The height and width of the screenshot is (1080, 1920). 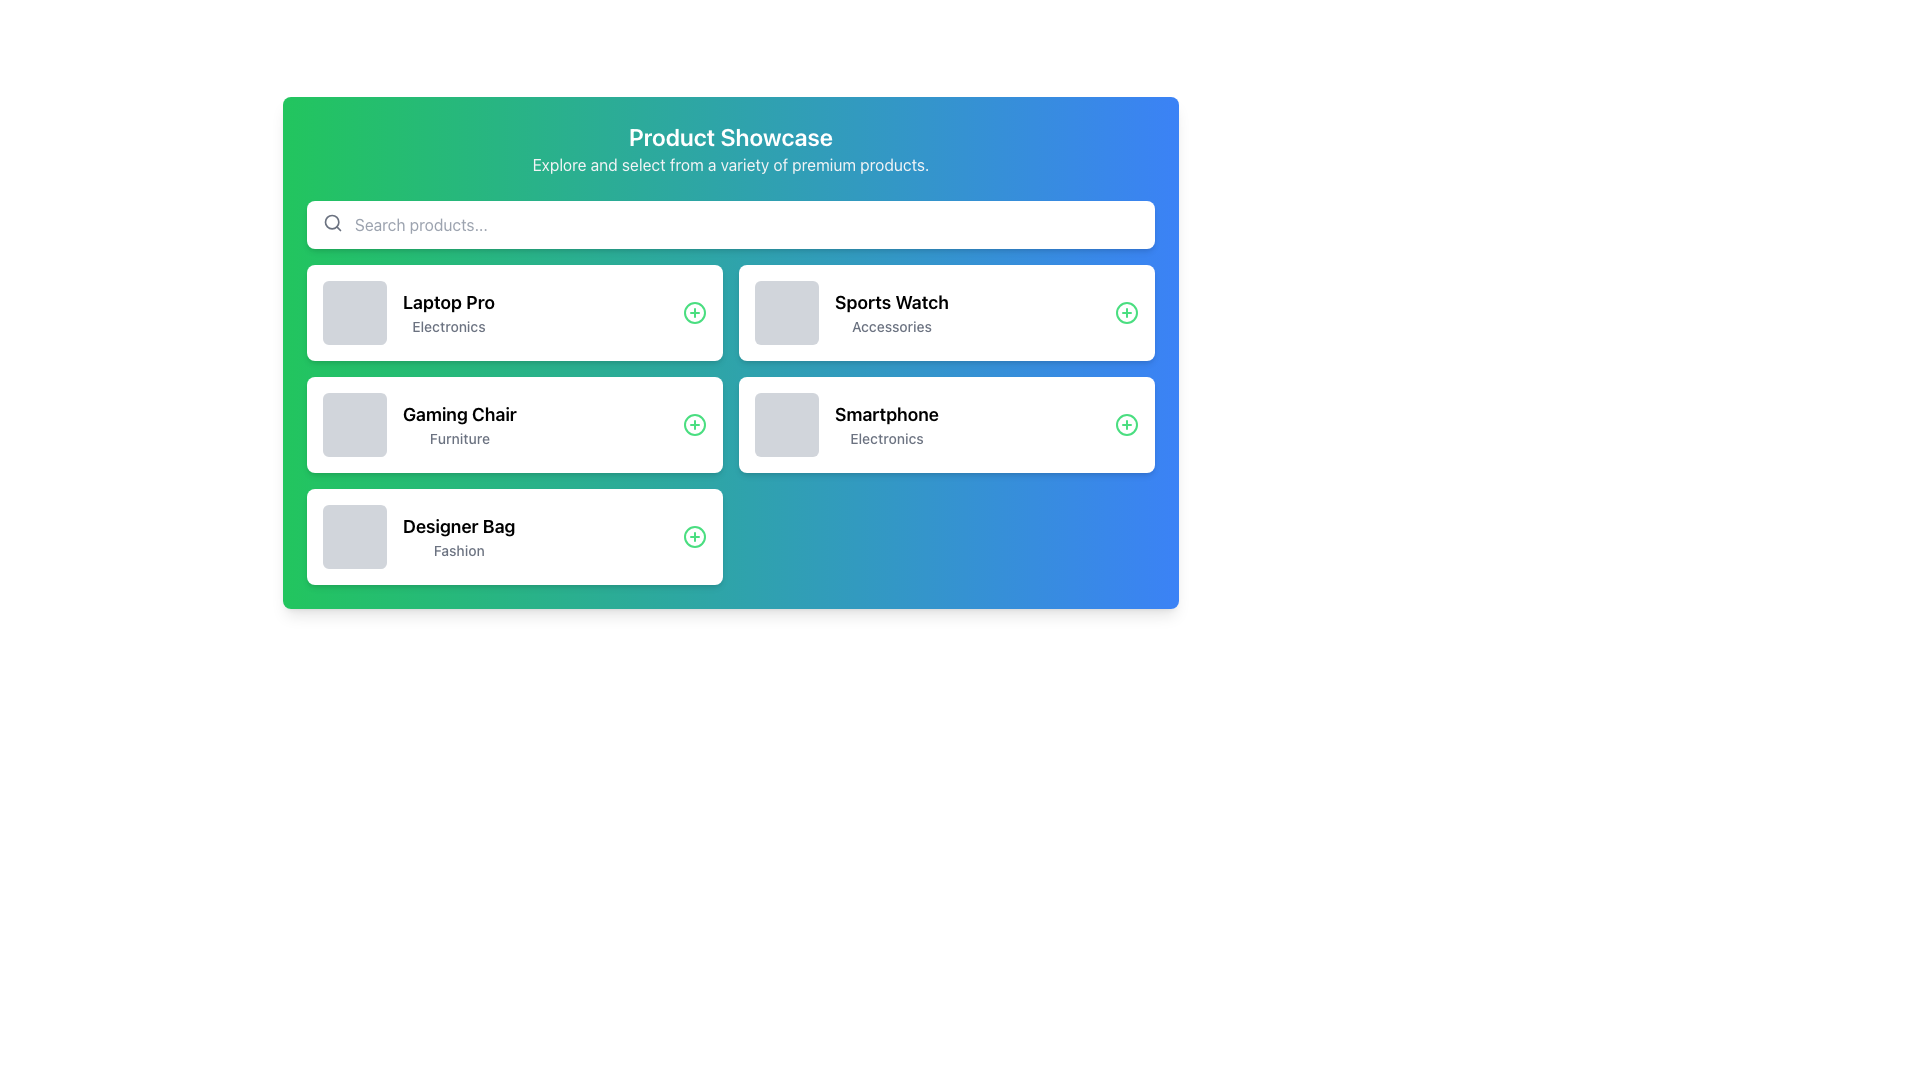 What do you see at coordinates (846, 423) in the screenshot?
I see `the informational label displaying 'Smartphone' in the product grid, located in the second column of the second row` at bounding box center [846, 423].